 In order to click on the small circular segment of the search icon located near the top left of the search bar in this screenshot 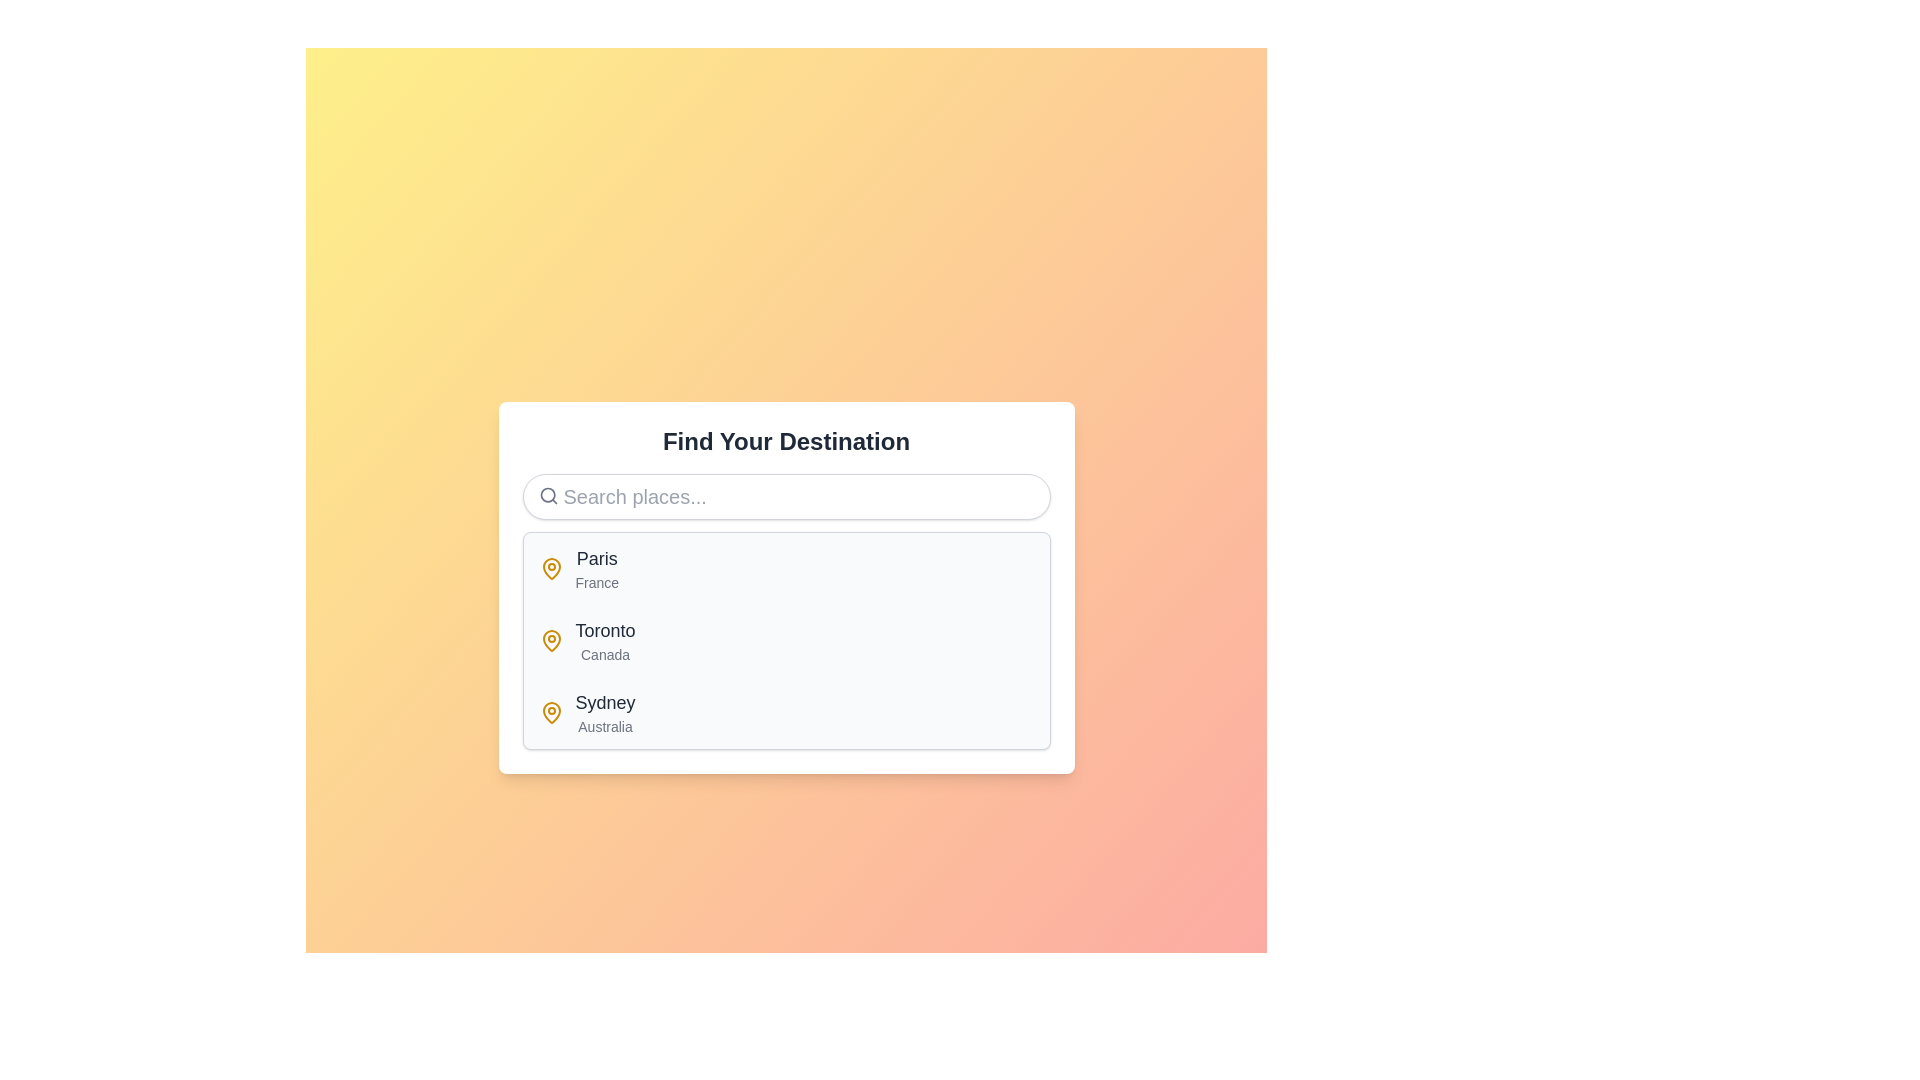, I will do `click(547, 495)`.